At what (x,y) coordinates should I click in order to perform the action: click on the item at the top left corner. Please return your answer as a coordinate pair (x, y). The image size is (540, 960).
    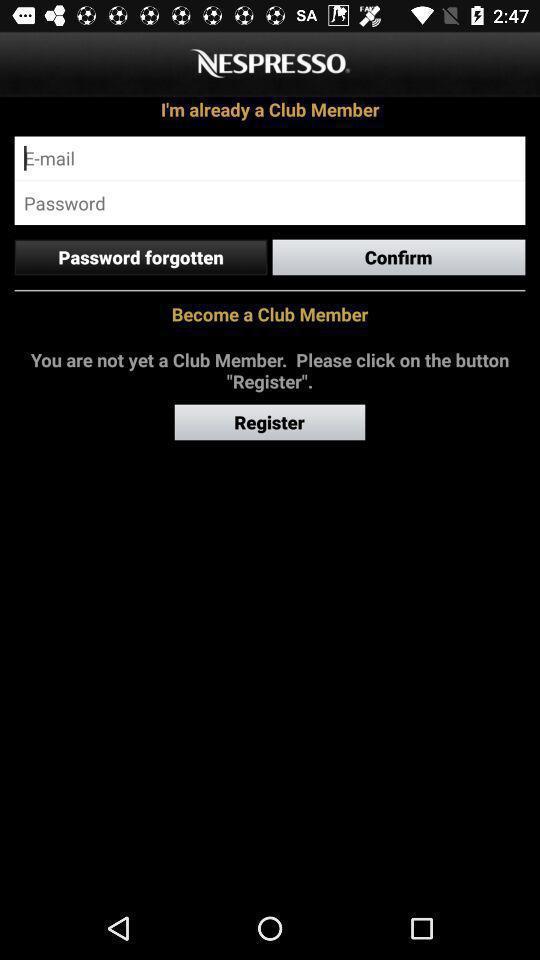
    Looking at the image, I should click on (139, 256).